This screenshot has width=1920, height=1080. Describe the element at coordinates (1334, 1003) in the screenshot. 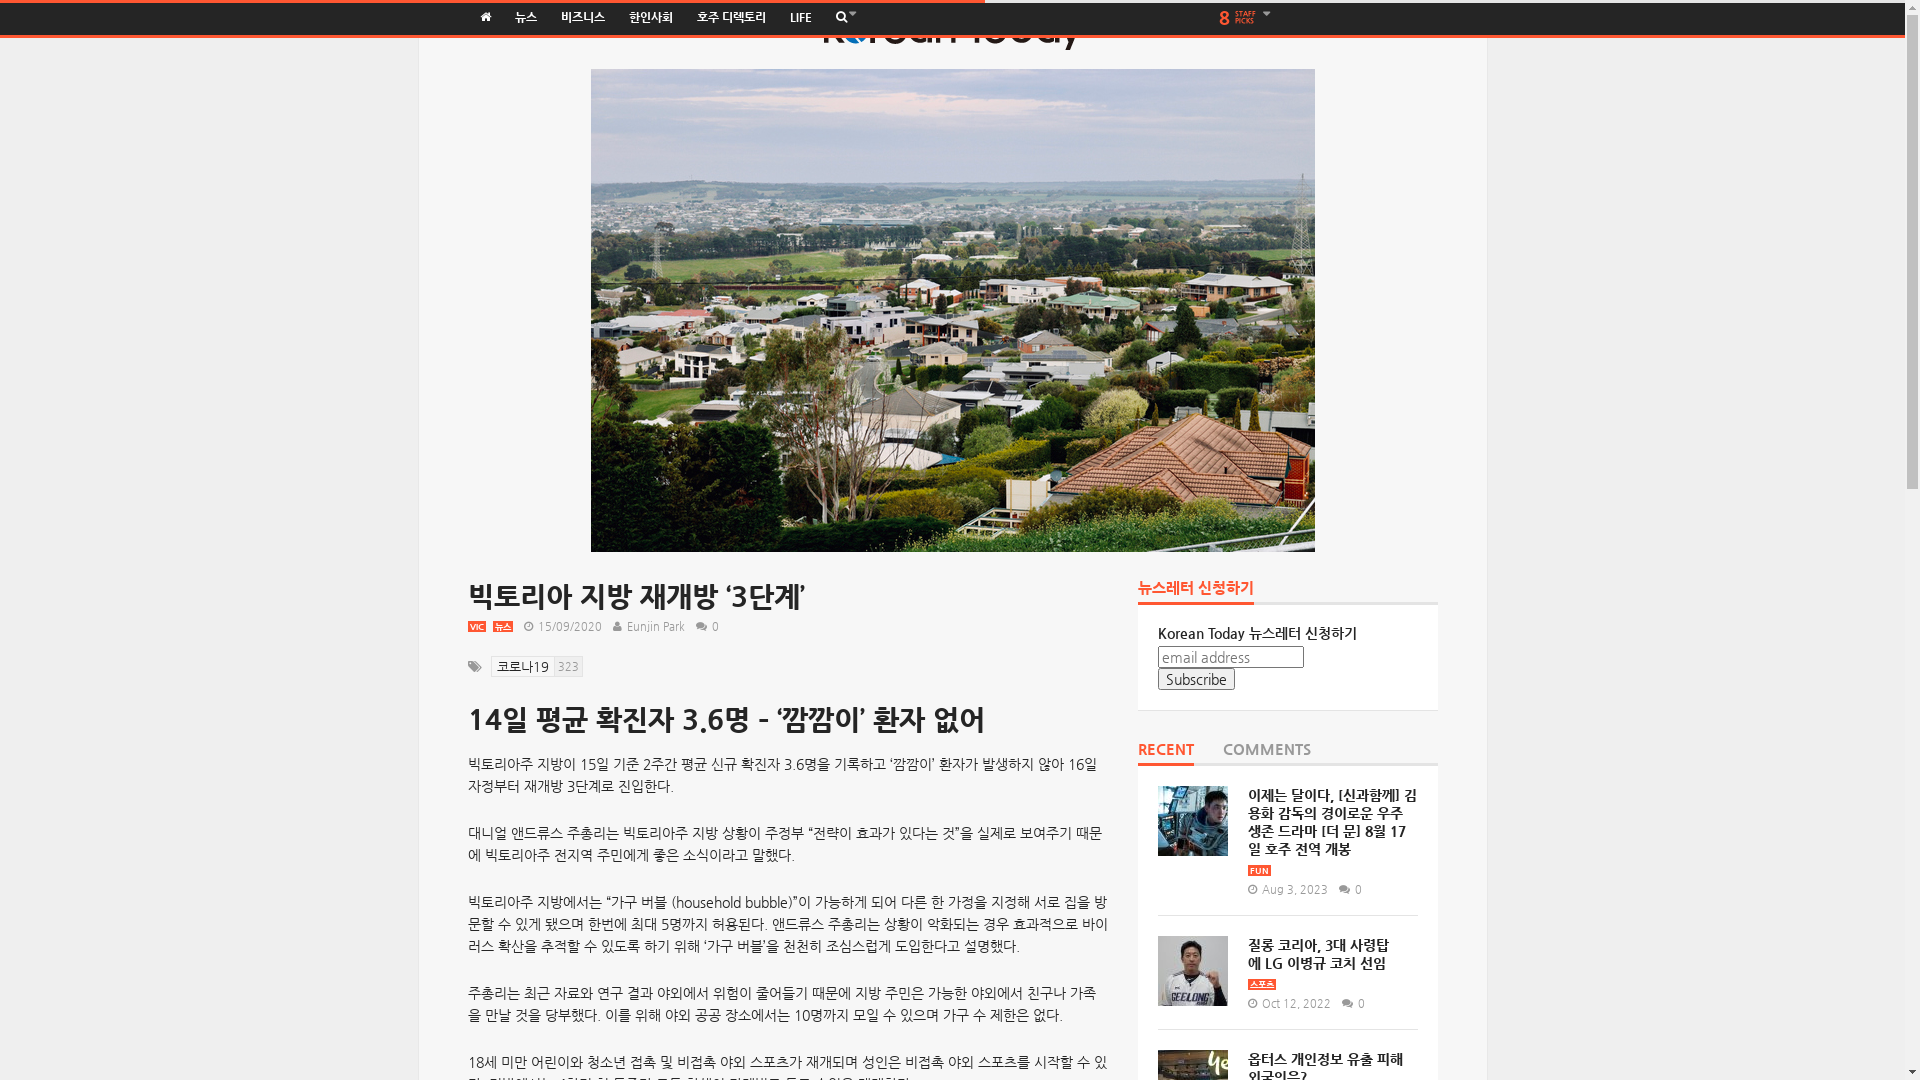

I see `'0'` at that location.